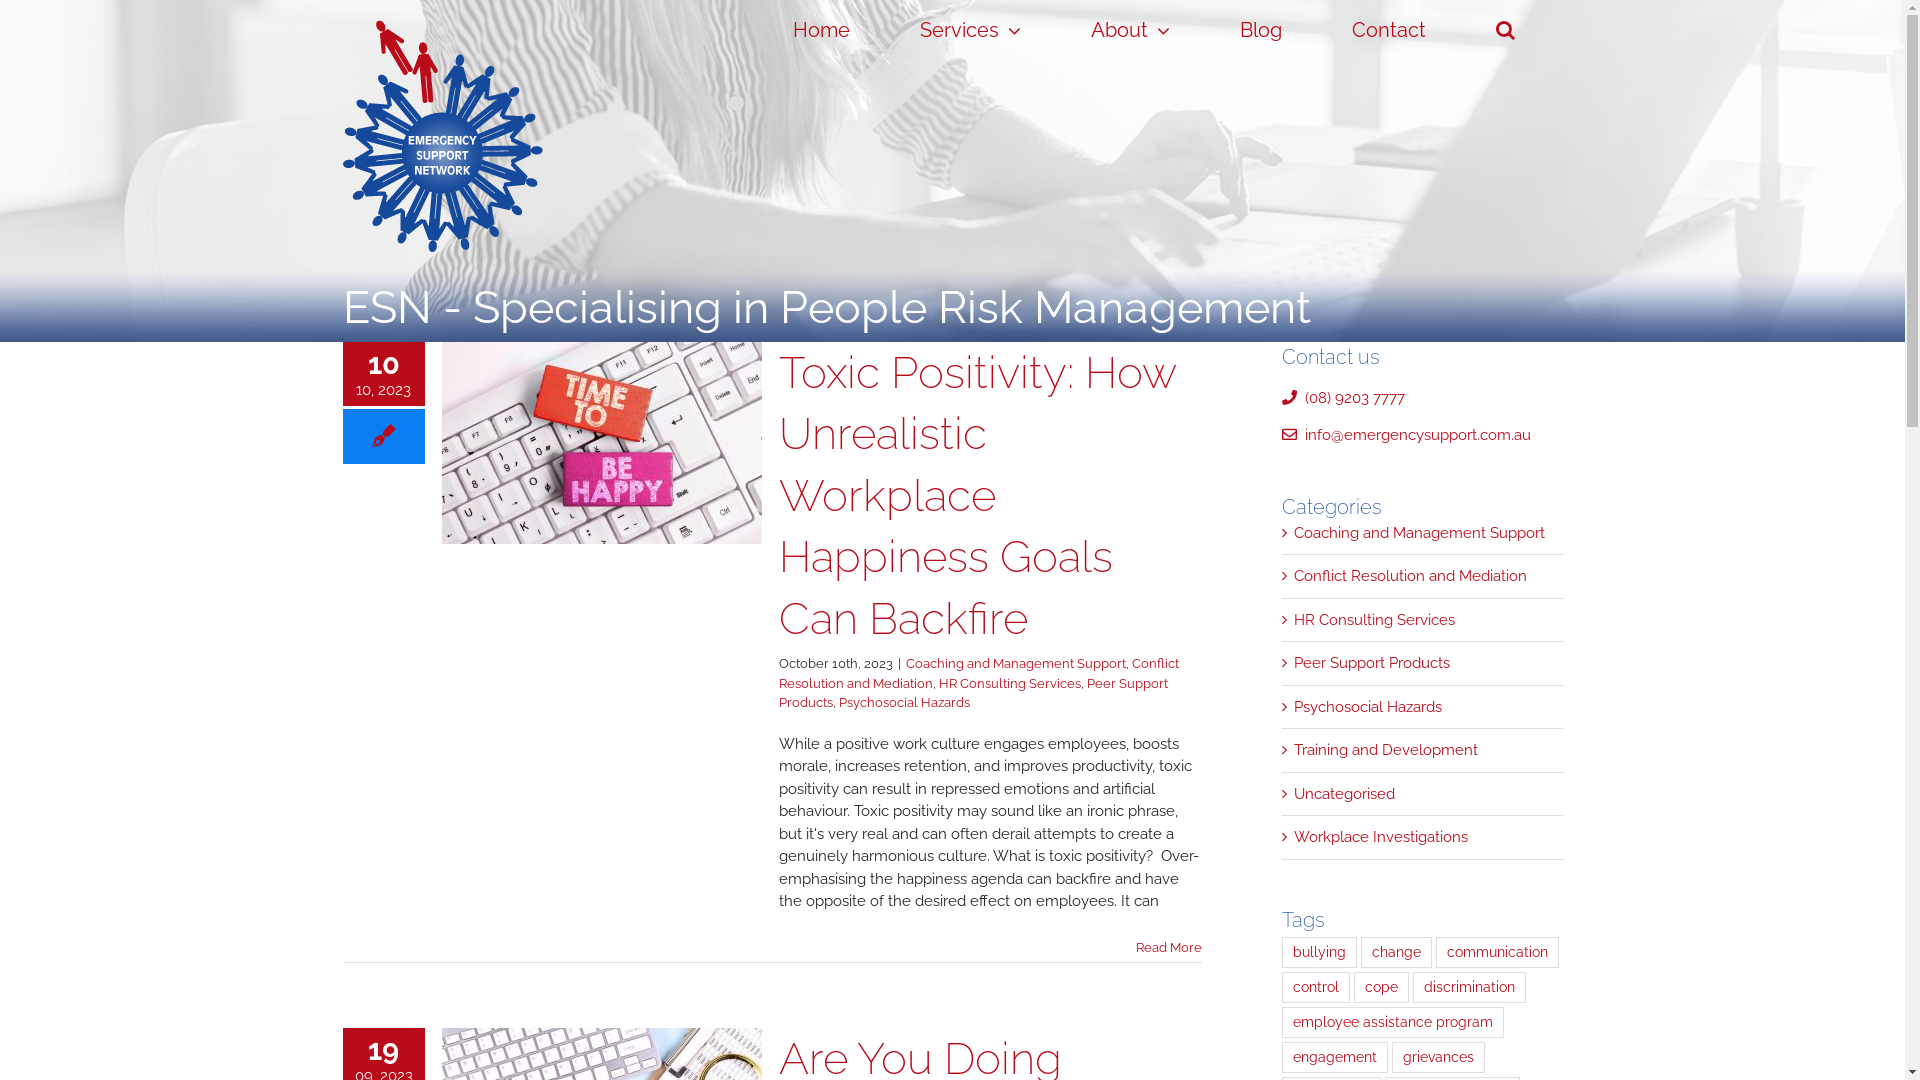 The height and width of the screenshot is (1080, 1920). Describe the element at coordinates (1319, 950) in the screenshot. I see `'bullying'` at that location.